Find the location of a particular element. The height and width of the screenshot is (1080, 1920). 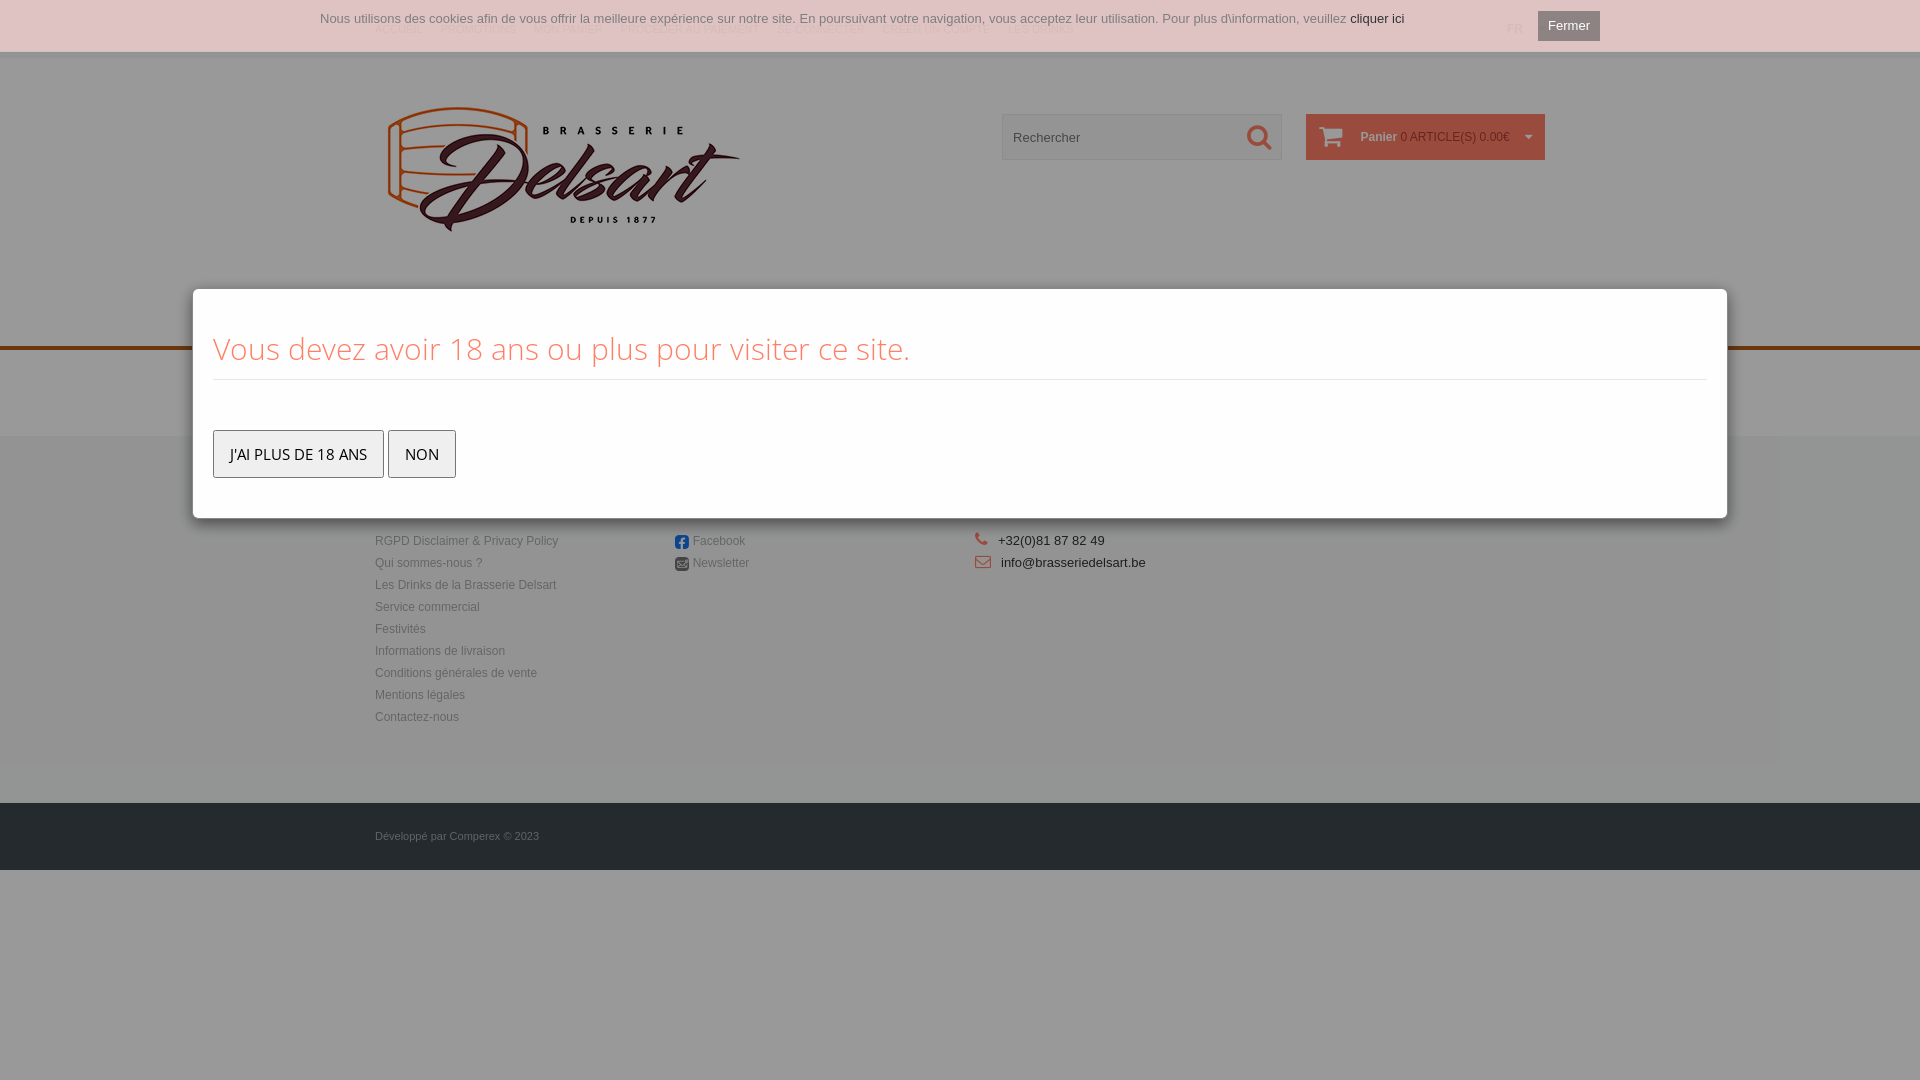

'Comperex' is located at coordinates (474, 836).